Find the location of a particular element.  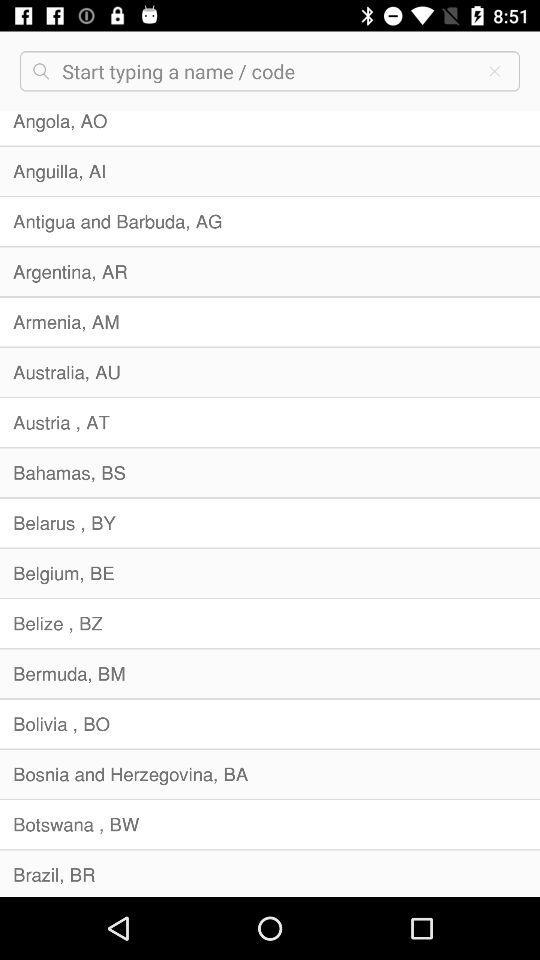

the cancel button is located at coordinates (494, 71).